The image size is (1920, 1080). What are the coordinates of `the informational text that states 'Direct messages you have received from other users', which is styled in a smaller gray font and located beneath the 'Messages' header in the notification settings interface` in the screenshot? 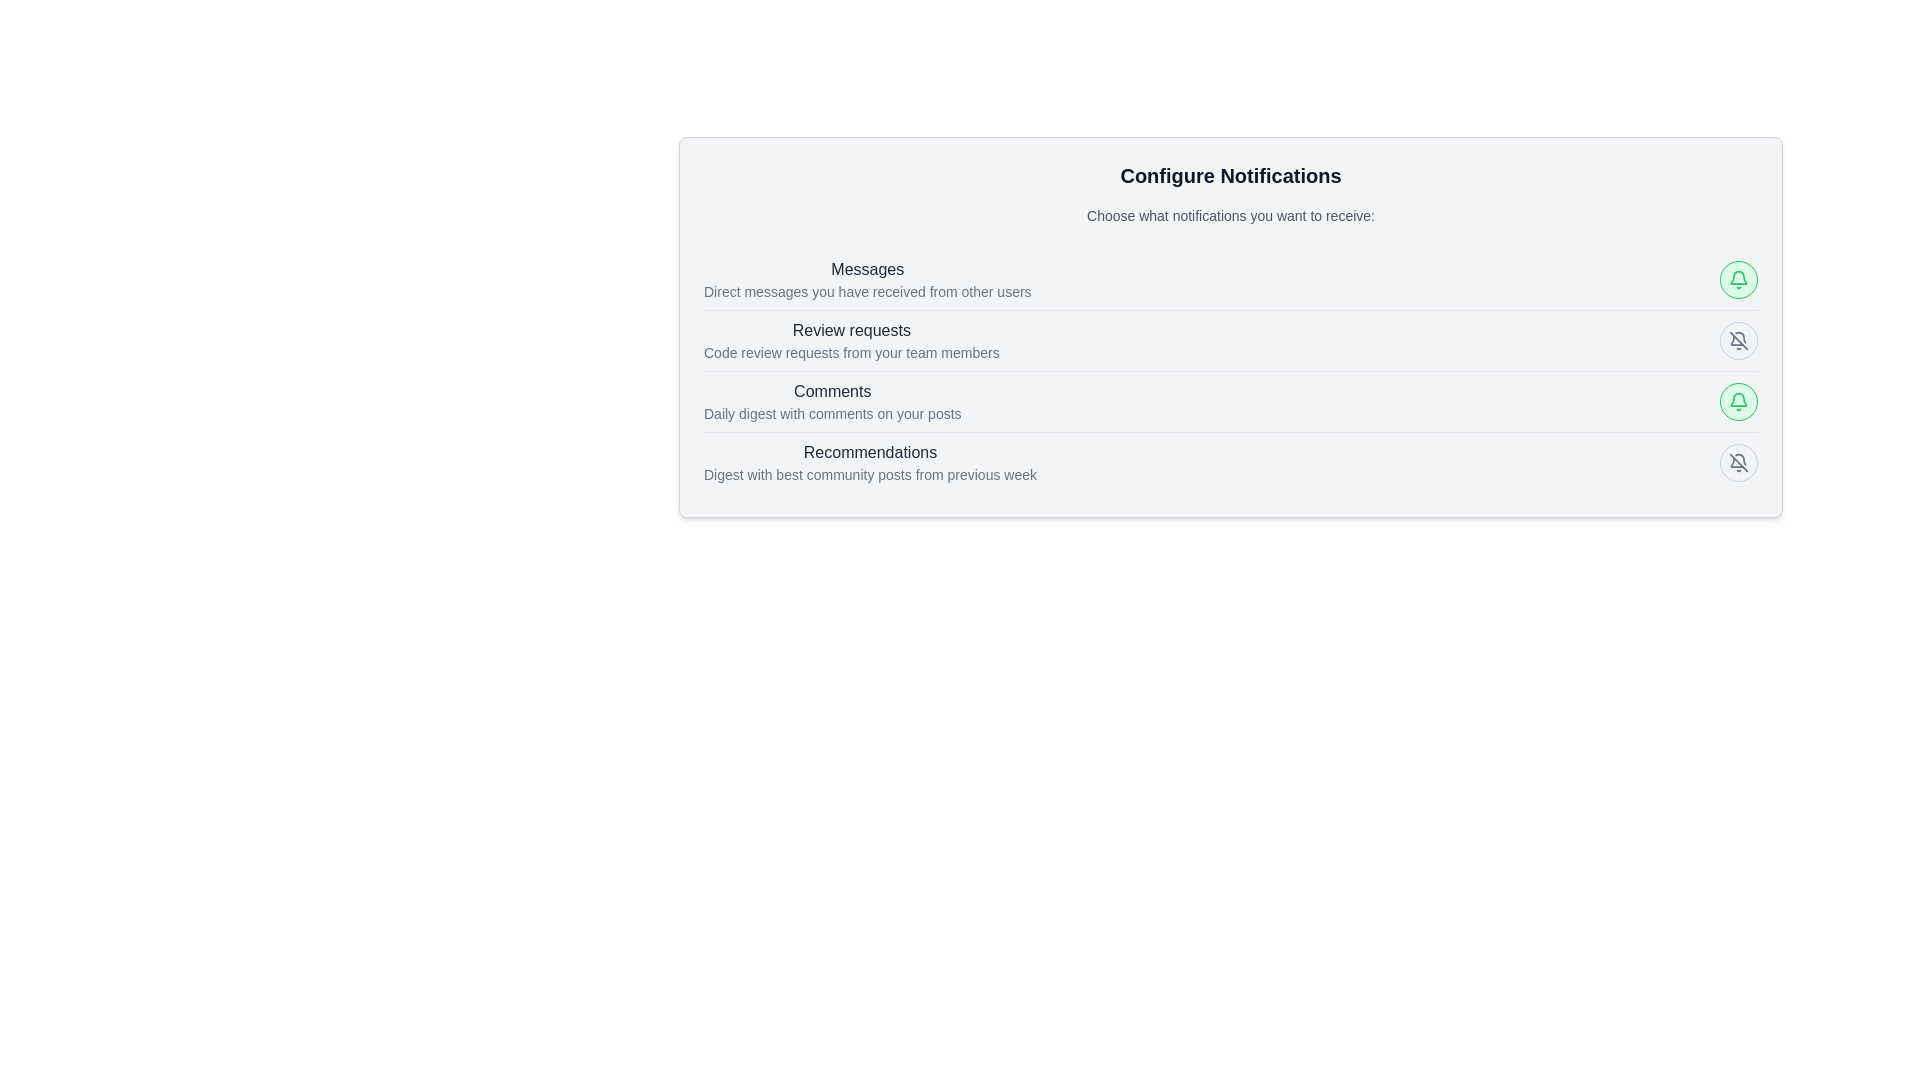 It's located at (867, 292).